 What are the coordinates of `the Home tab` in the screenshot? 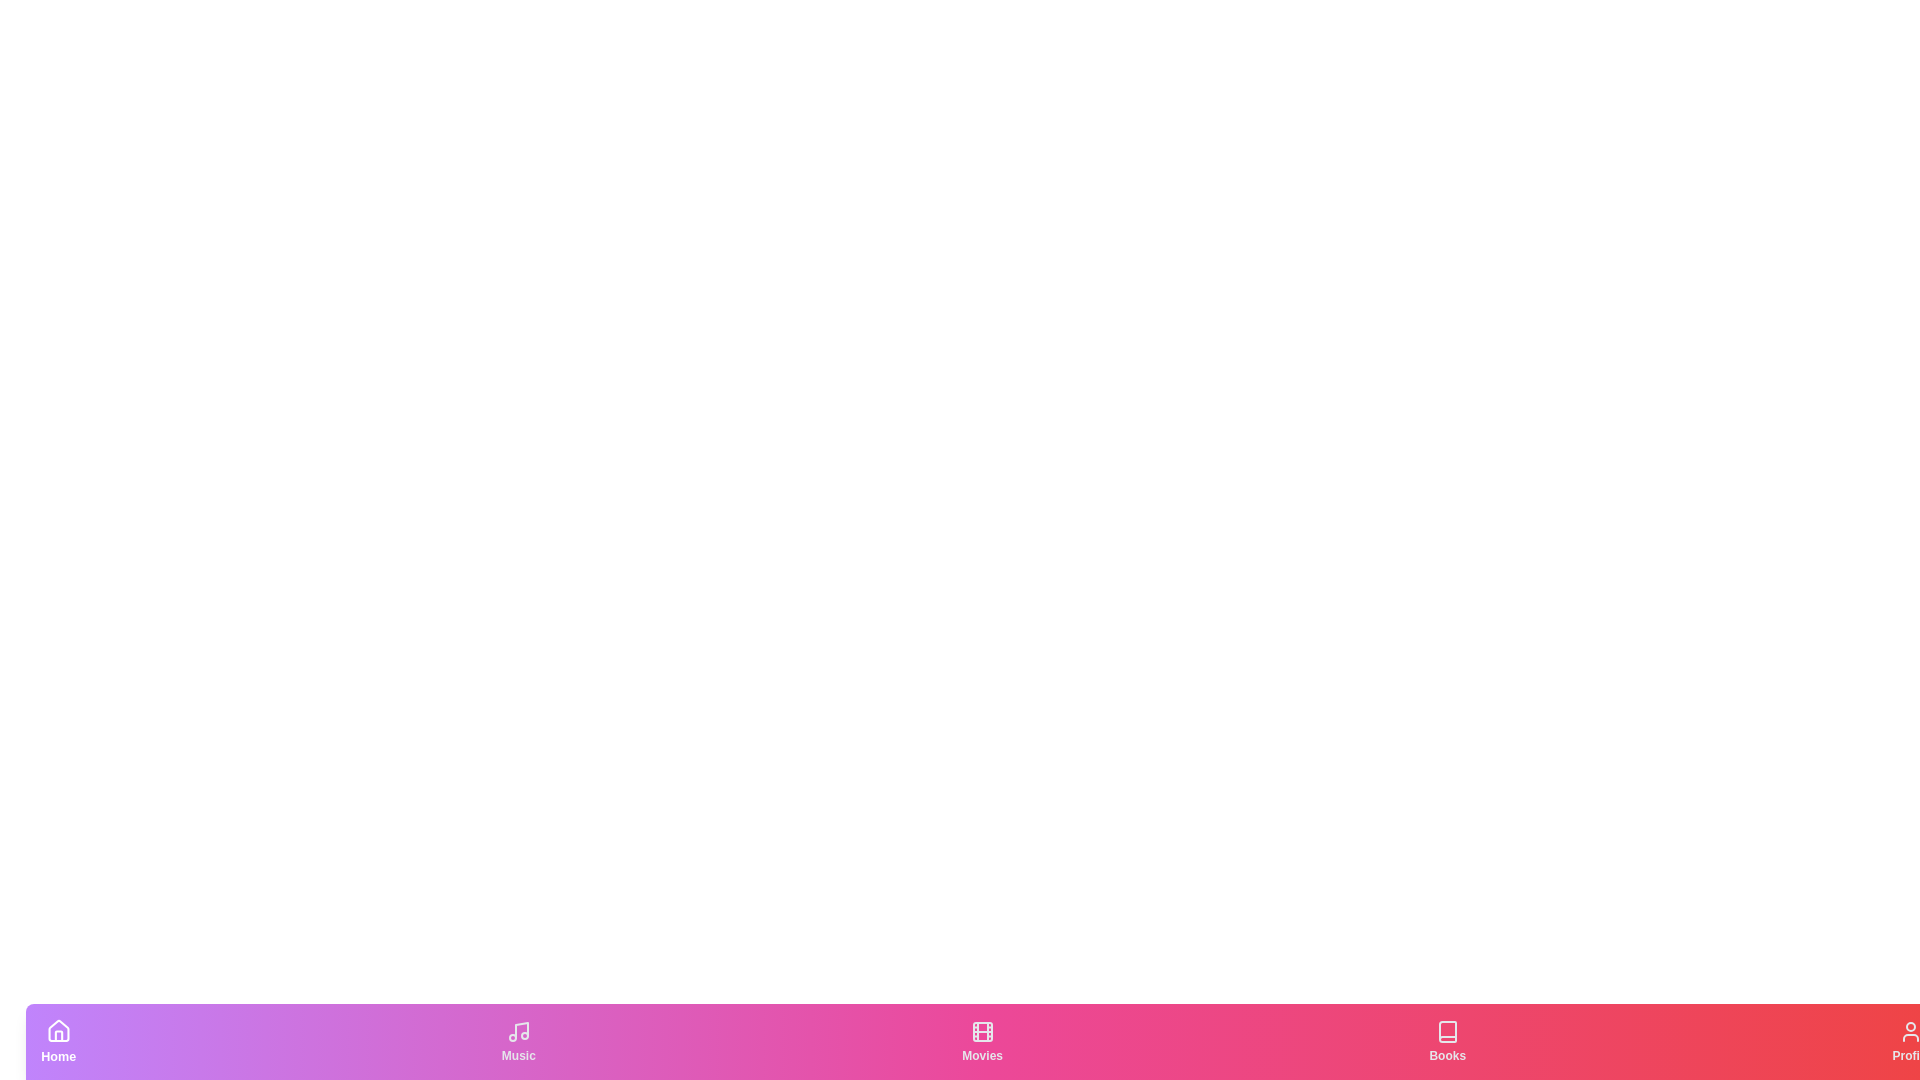 It's located at (58, 1040).